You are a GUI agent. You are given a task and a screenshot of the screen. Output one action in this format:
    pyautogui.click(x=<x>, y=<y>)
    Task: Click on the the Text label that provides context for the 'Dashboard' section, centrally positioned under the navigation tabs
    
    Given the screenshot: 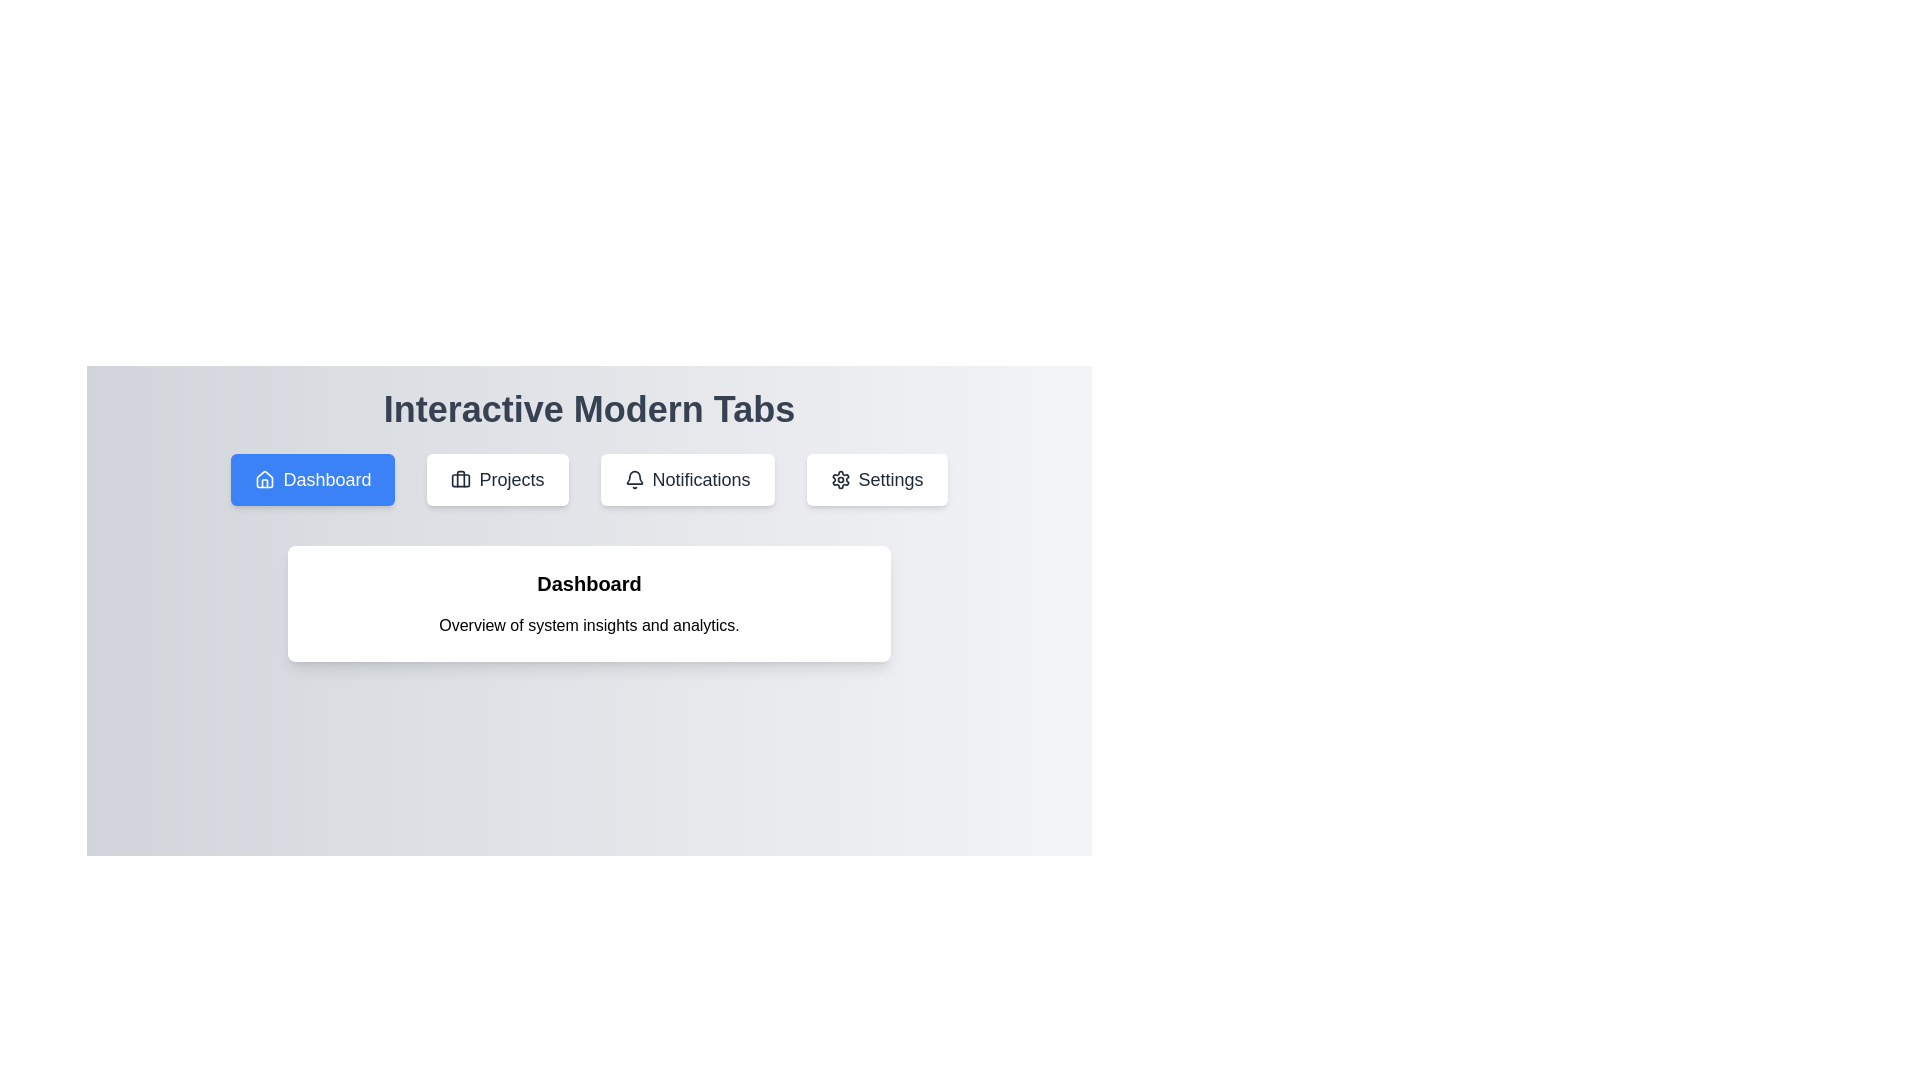 What is the action you would take?
    pyautogui.click(x=588, y=624)
    